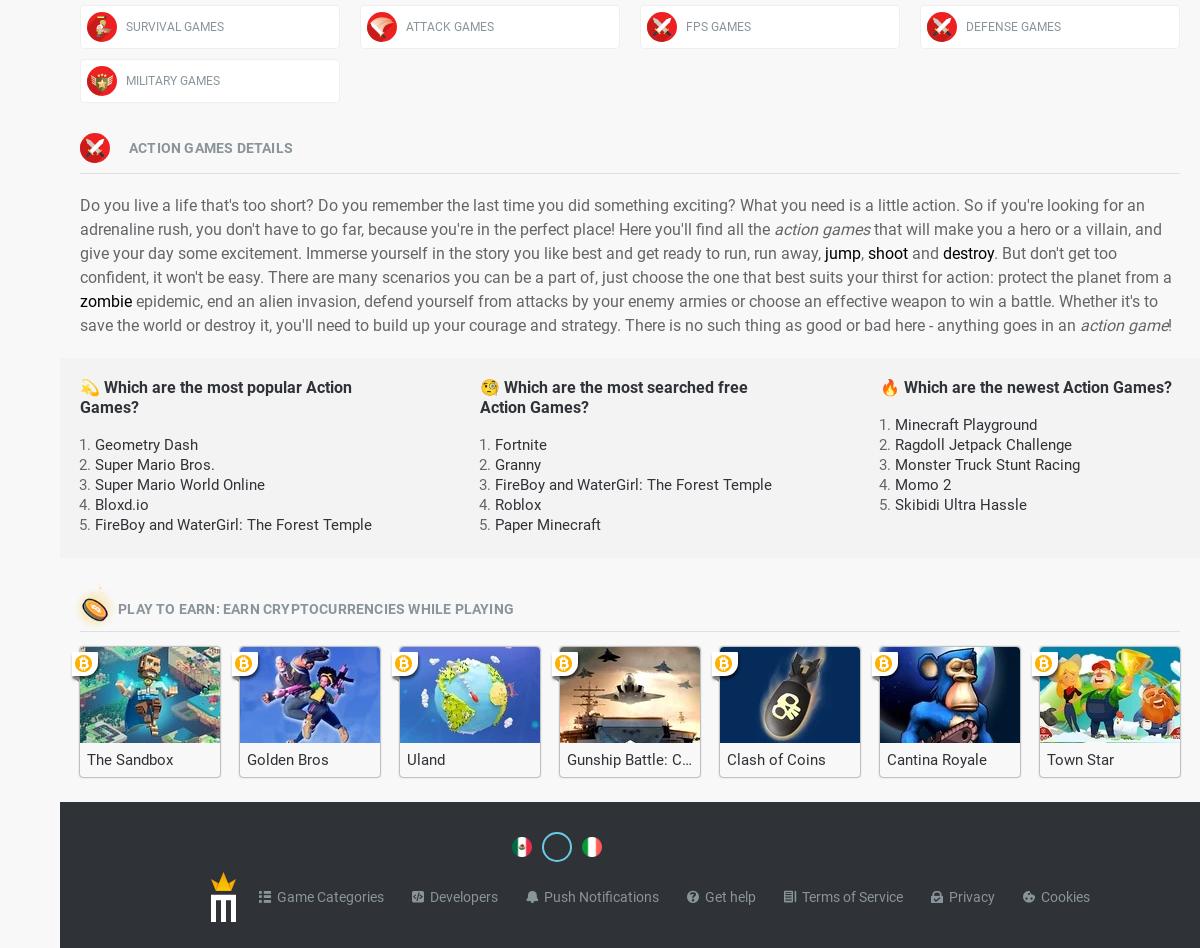 The width and height of the screenshot is (1200, 948). What do you see at coordinates (105, 301) in the screenshot?
I see `'zombie'` at bounding box center [105, 301].